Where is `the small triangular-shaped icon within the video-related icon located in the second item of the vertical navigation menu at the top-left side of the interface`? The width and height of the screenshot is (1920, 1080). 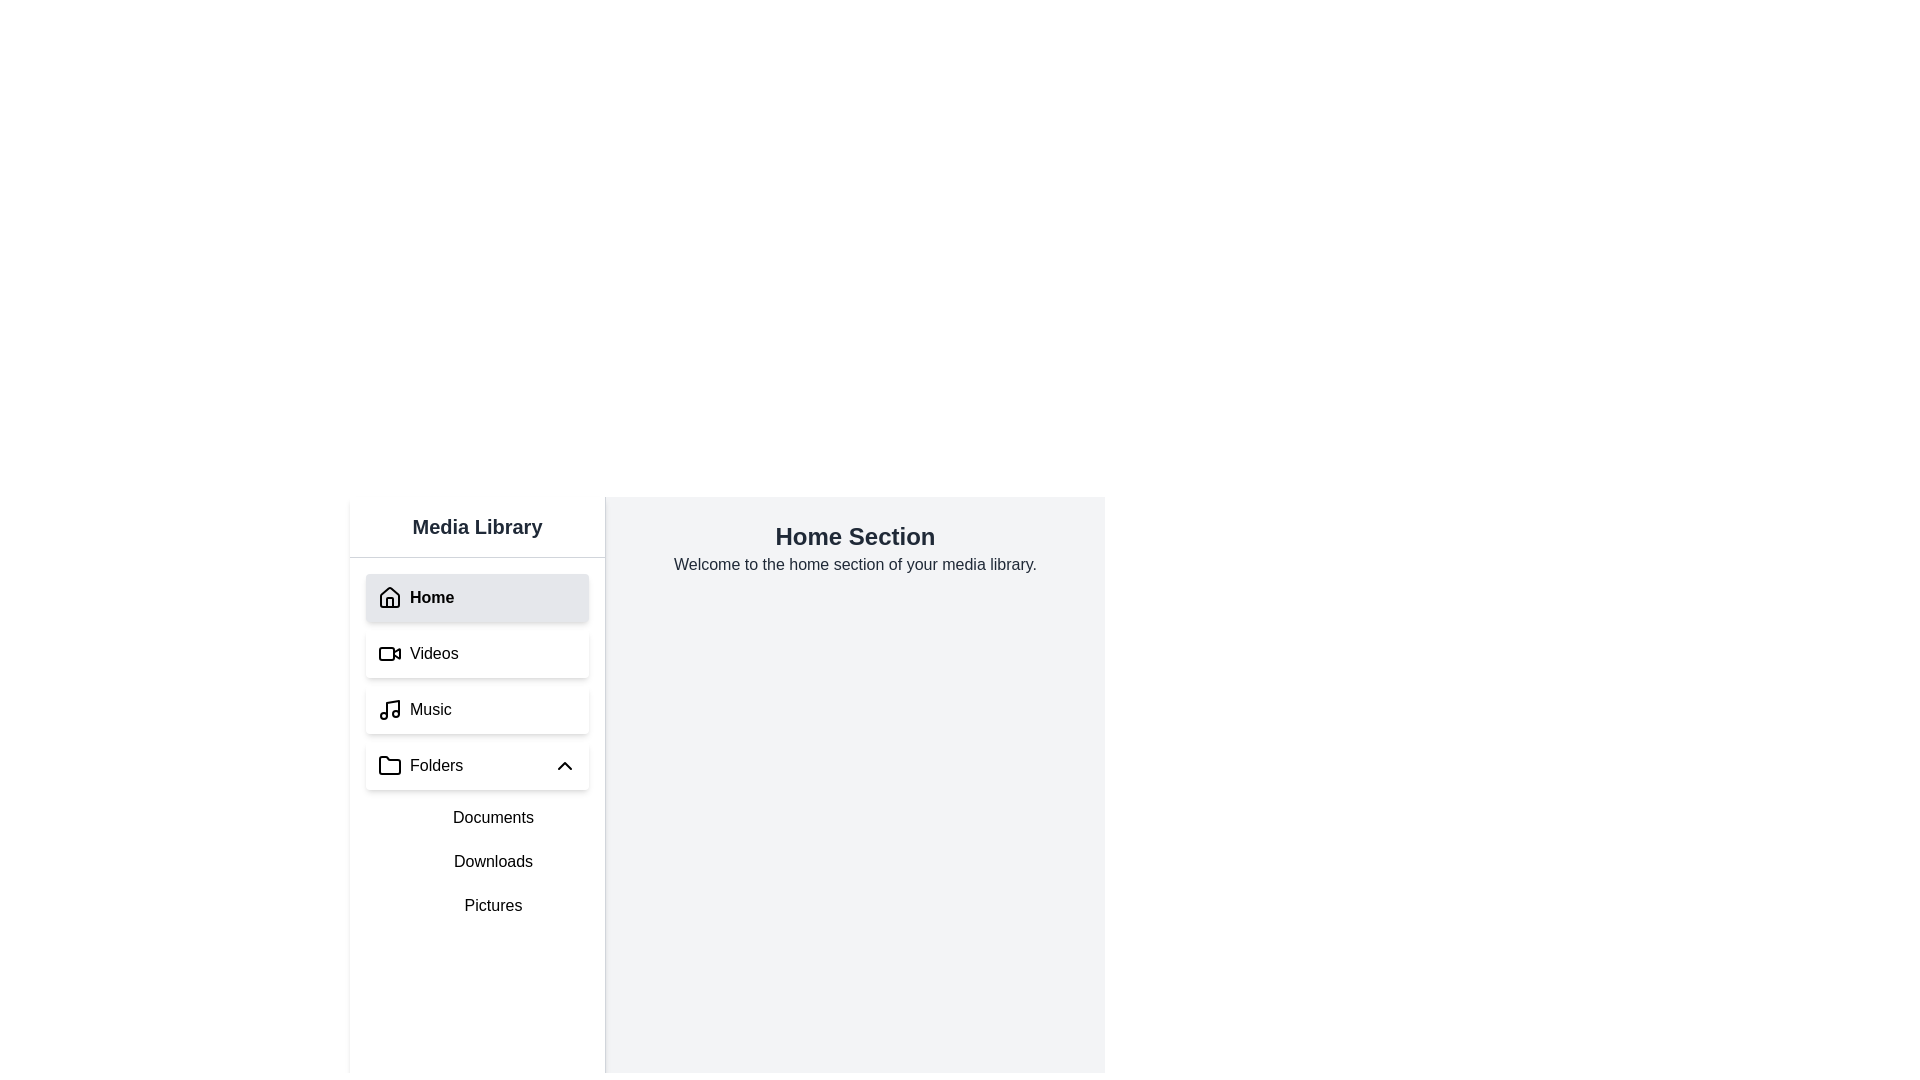 the small triangular-shaped icon within the video-related icon located in the second item of the vertical navigation menu at the top-left side of the interface is located at coordinates (397, 652).